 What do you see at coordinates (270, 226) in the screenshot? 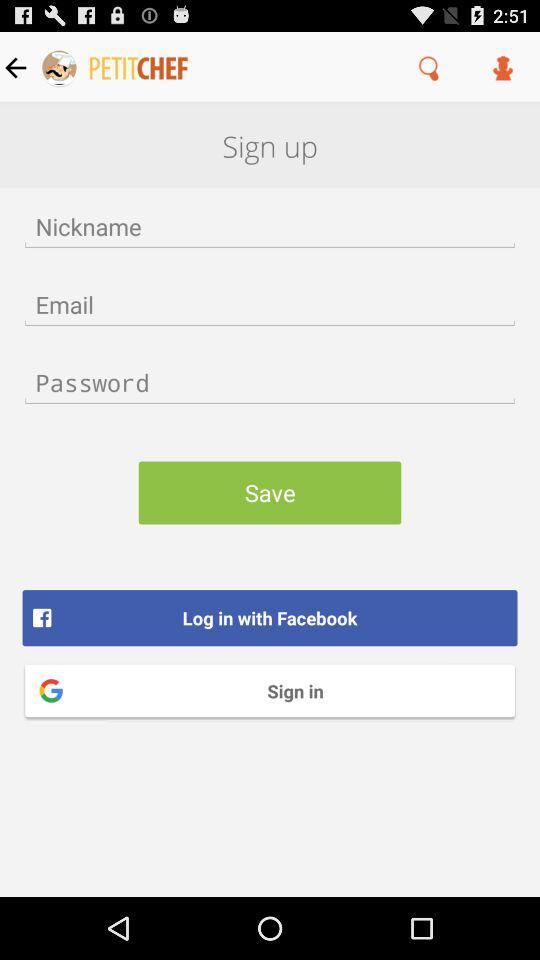
I see `nickname field` at bounding box center [270, 226].